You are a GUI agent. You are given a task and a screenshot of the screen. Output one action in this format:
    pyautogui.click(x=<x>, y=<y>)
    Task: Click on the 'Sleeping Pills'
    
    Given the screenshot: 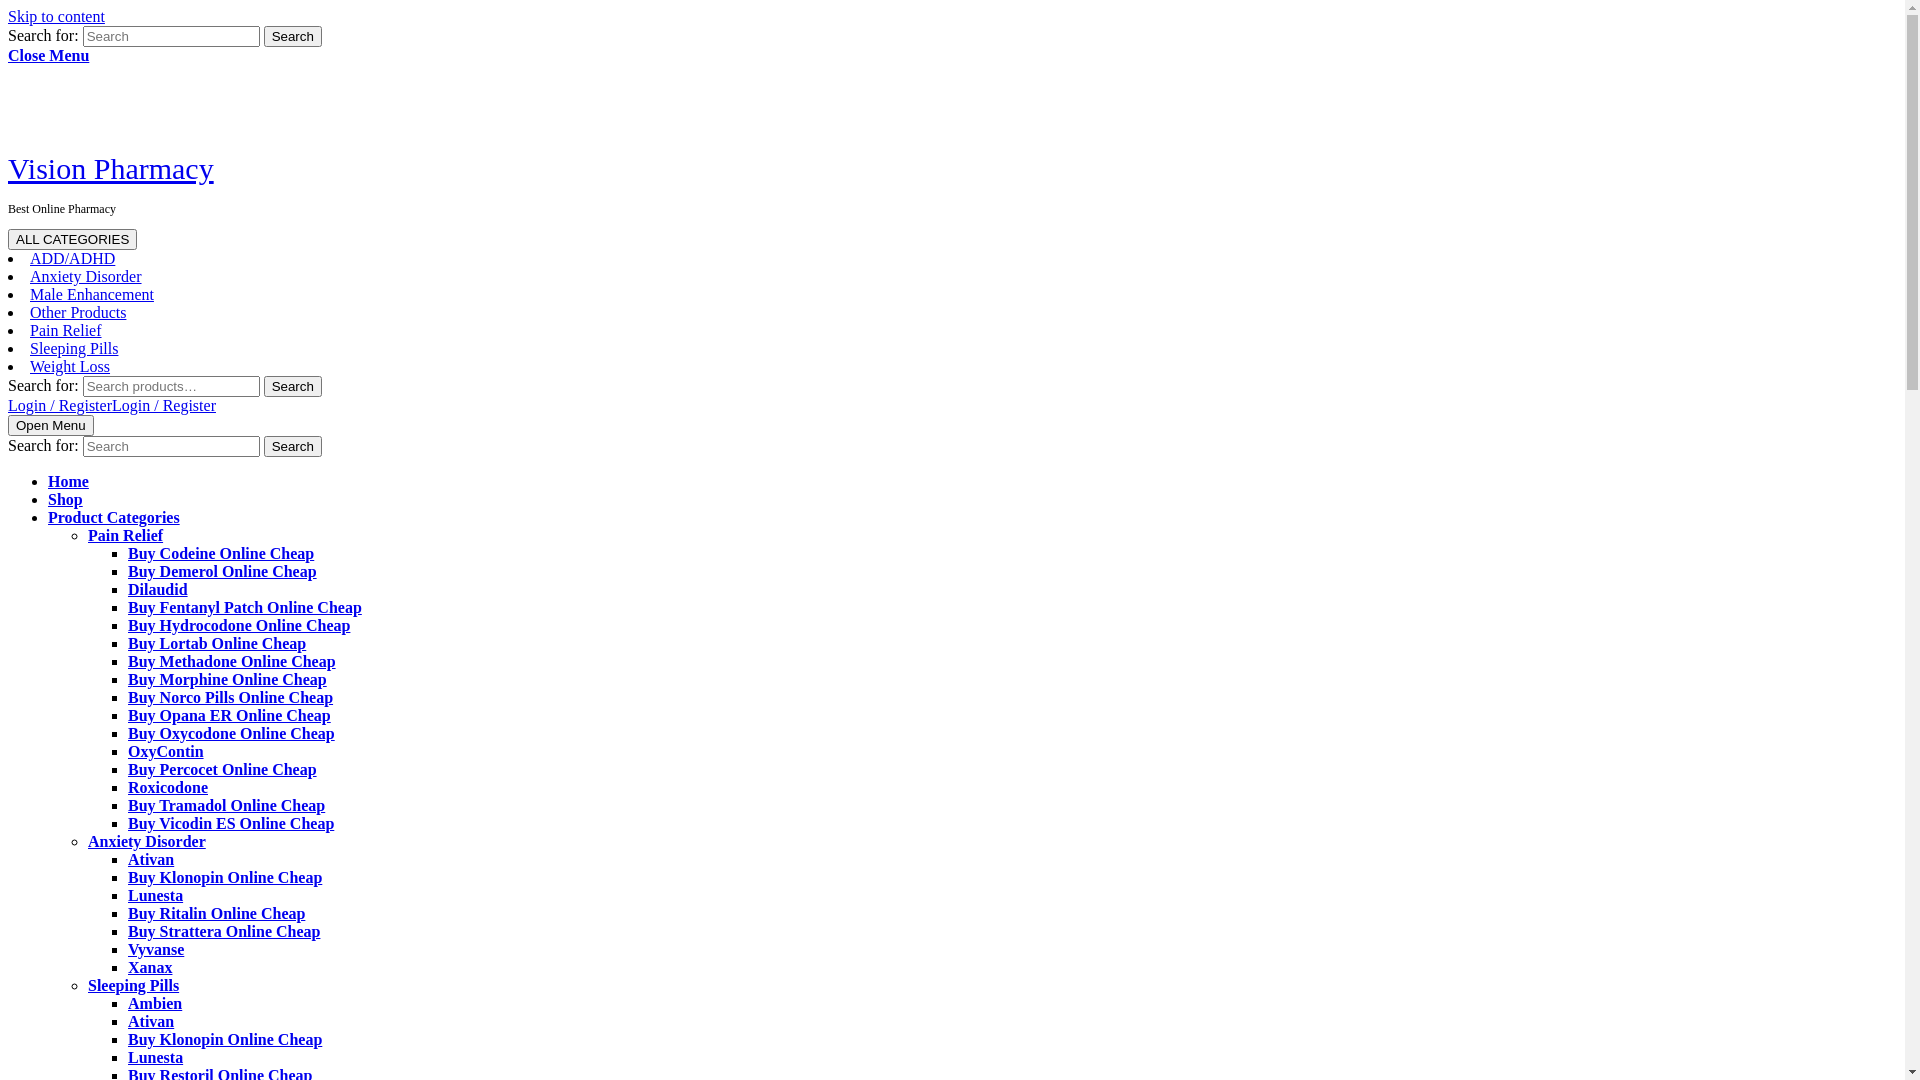 What is the action you would take?
    pyautogui.click(x=132, y=984)
    